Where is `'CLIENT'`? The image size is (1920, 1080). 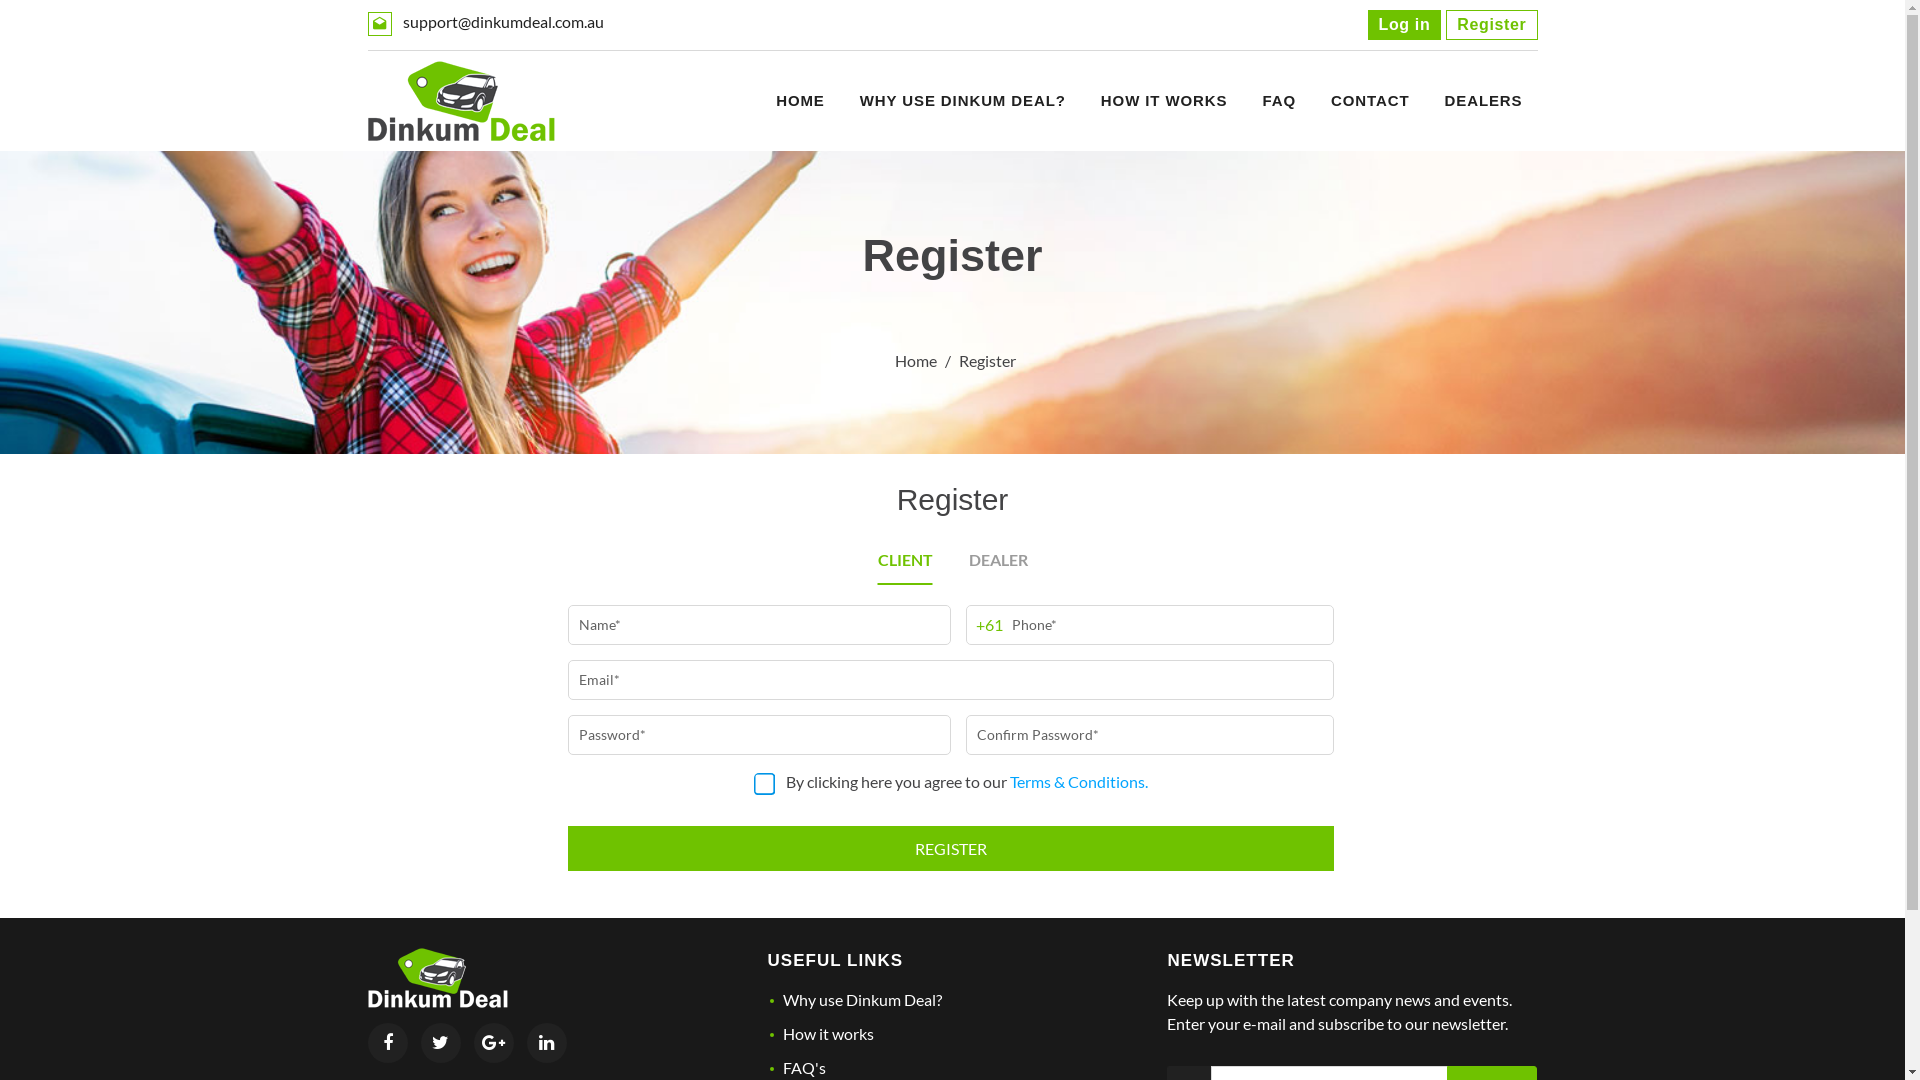
'CLIENT' is located at coordinates (904, 559).